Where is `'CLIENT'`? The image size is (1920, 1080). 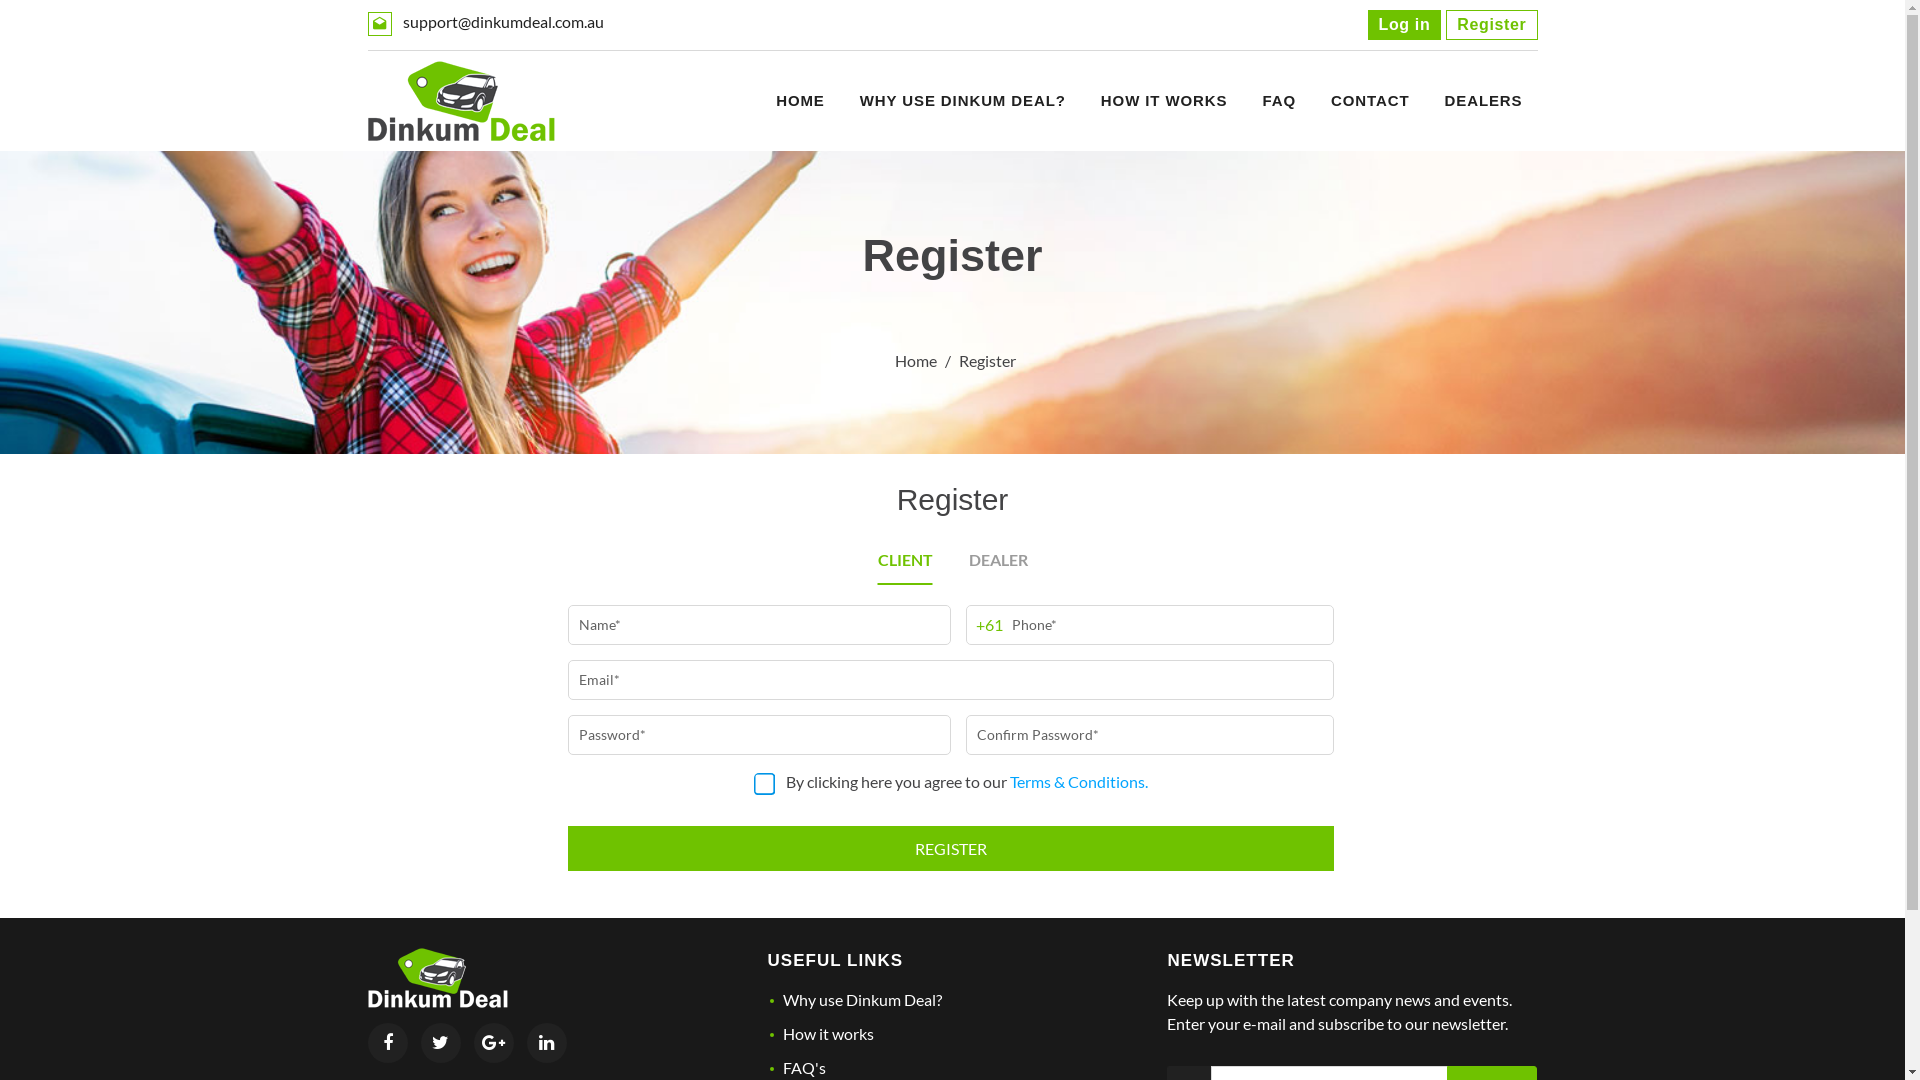
'CLIENT' is located at coordinates (904, 559).